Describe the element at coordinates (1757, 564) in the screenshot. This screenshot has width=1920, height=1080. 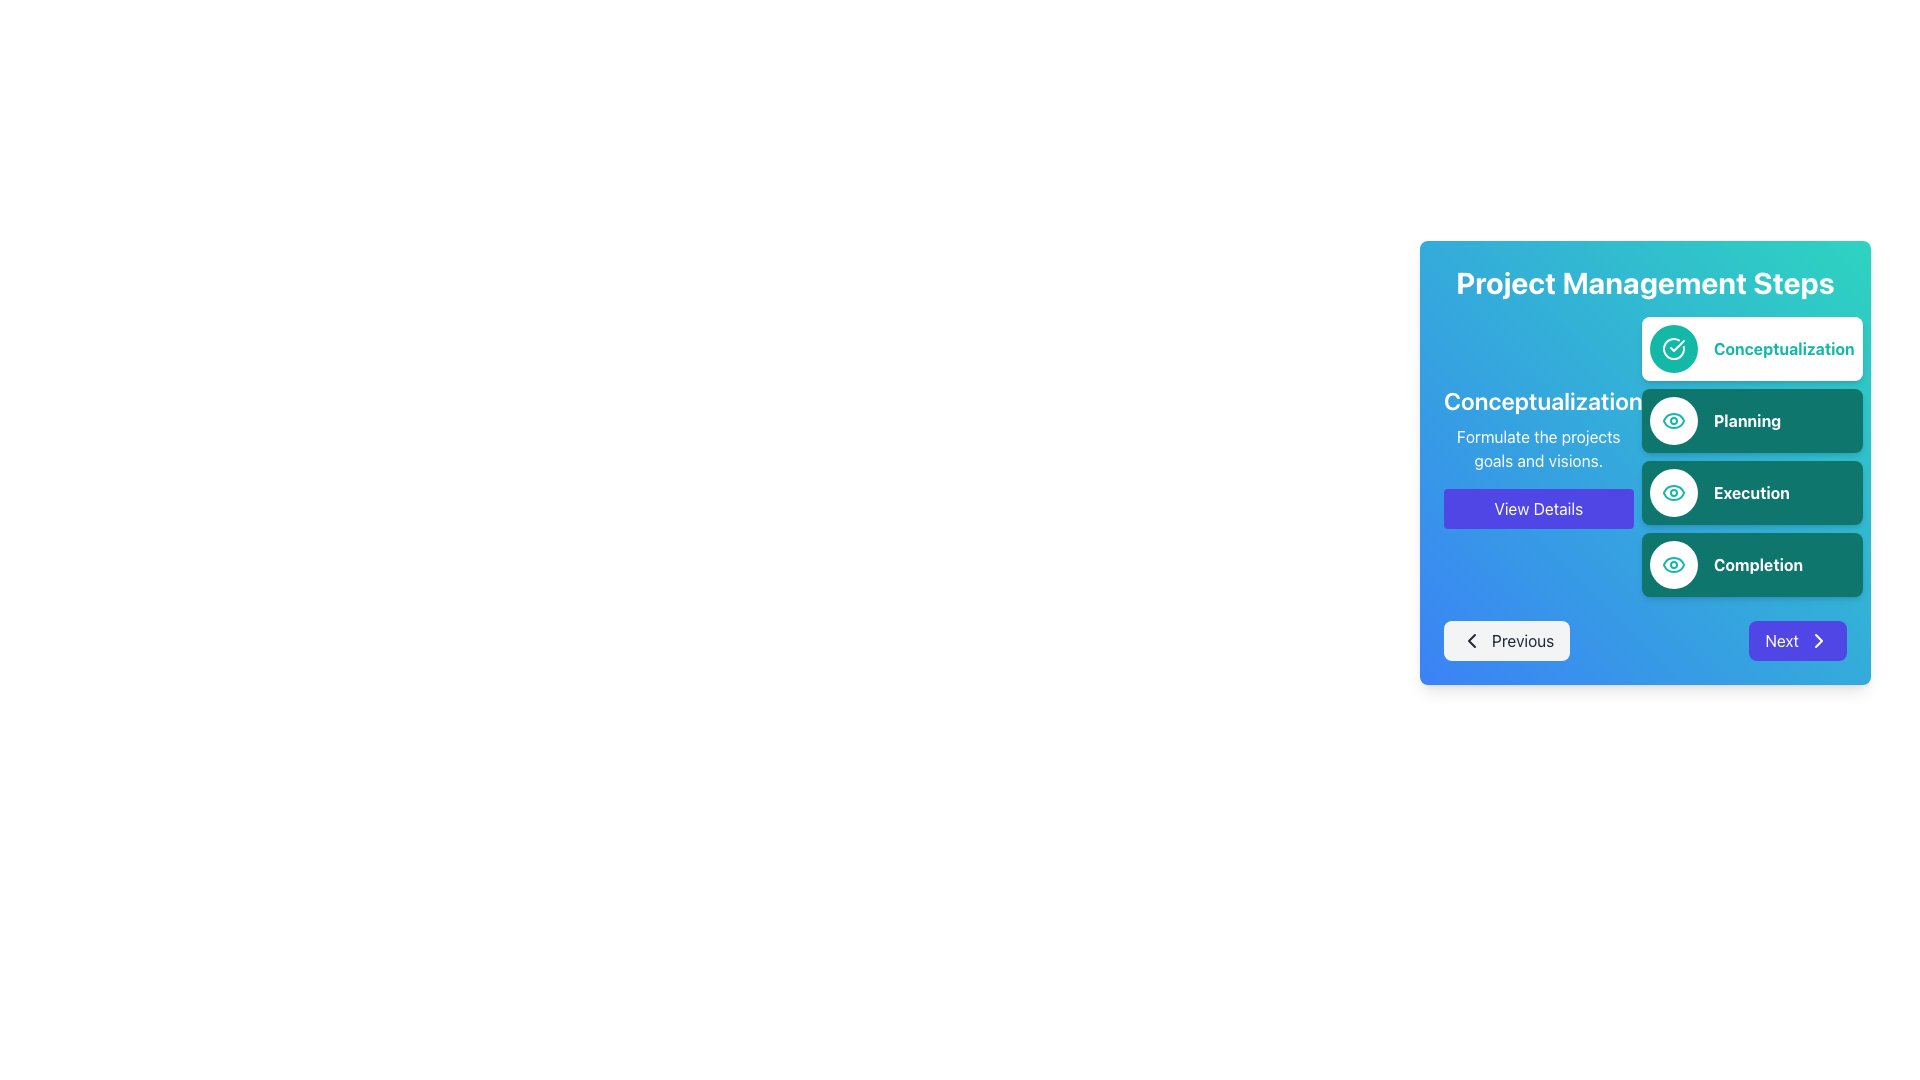
I see `the 'Completion' text label, which is displayed in bold white font against a green background` at that location.